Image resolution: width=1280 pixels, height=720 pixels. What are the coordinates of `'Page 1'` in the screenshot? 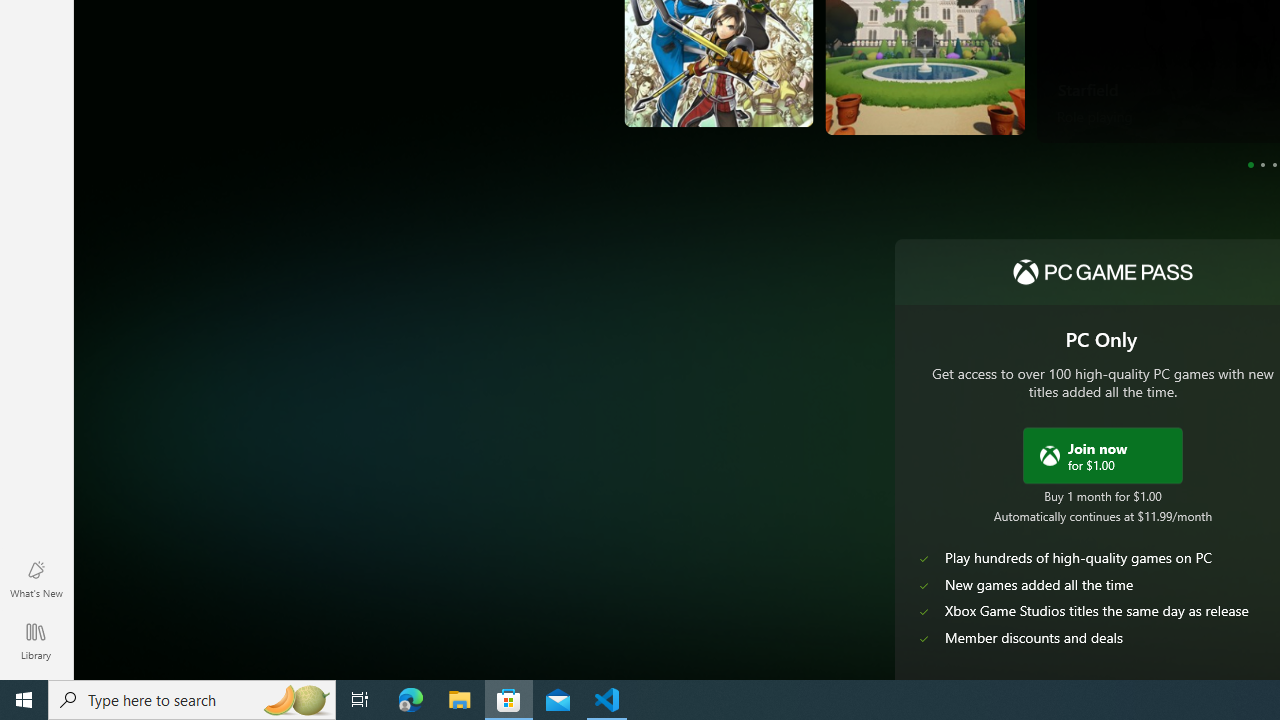 It's located at (1250, 163).